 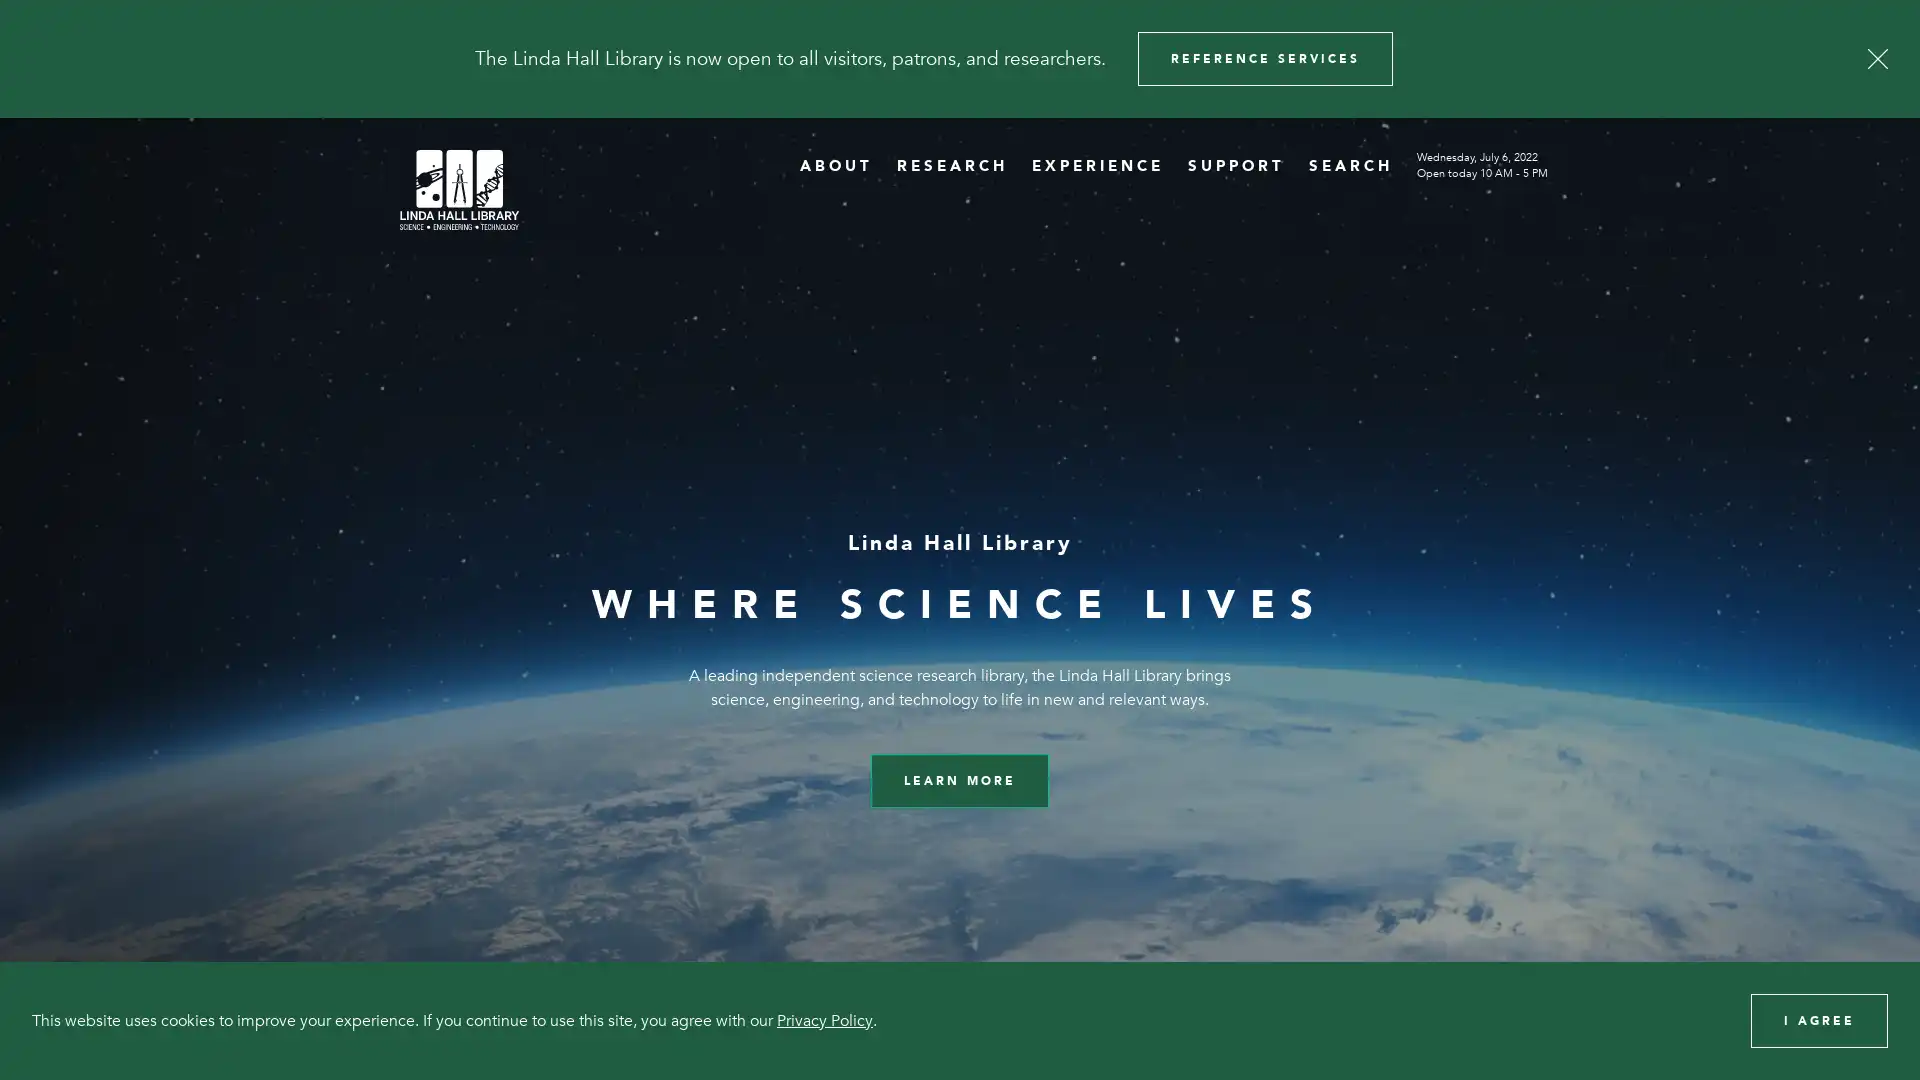 I want to click on RESEARCH, so click(x=951, y=164).